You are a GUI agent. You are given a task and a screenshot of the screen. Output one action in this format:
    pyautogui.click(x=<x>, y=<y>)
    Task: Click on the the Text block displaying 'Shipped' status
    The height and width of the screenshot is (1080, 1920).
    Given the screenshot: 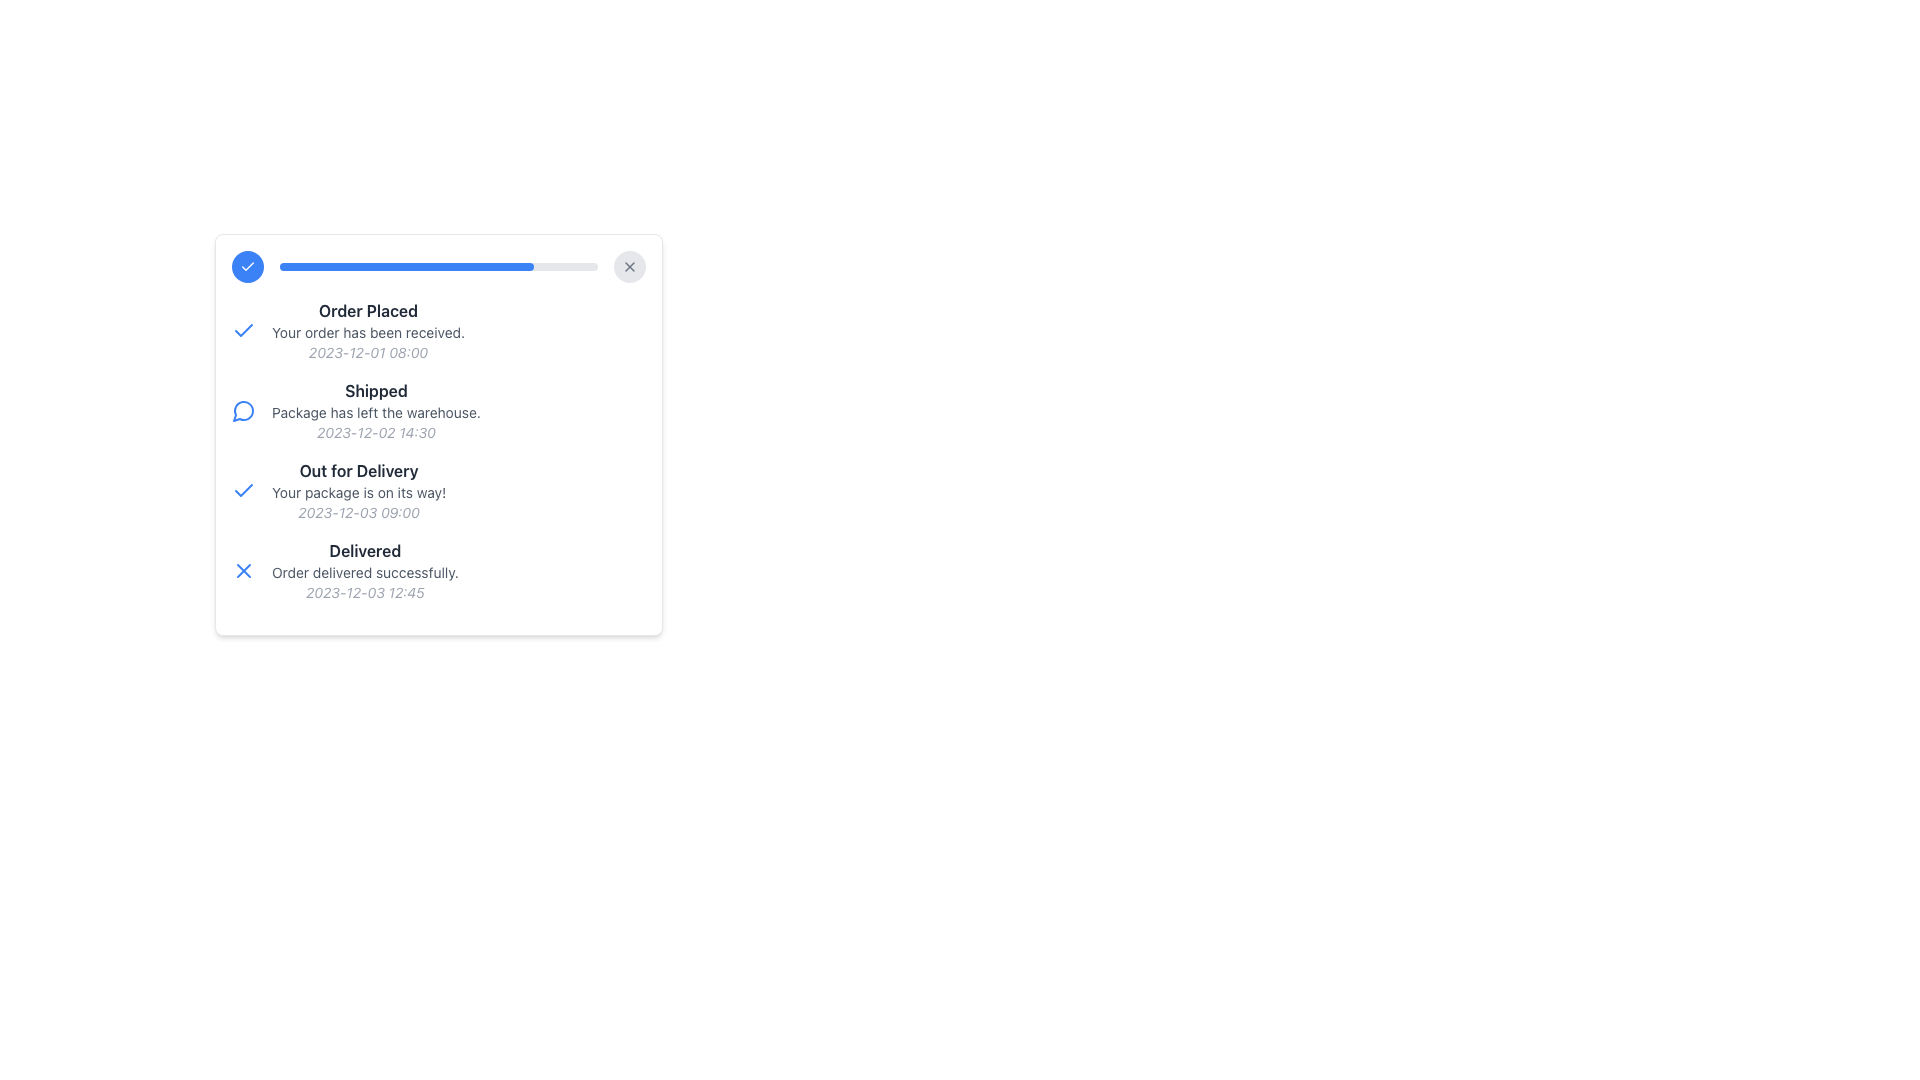 What is the action you would take?
    pyautogui.click(x=376, y=410)
    